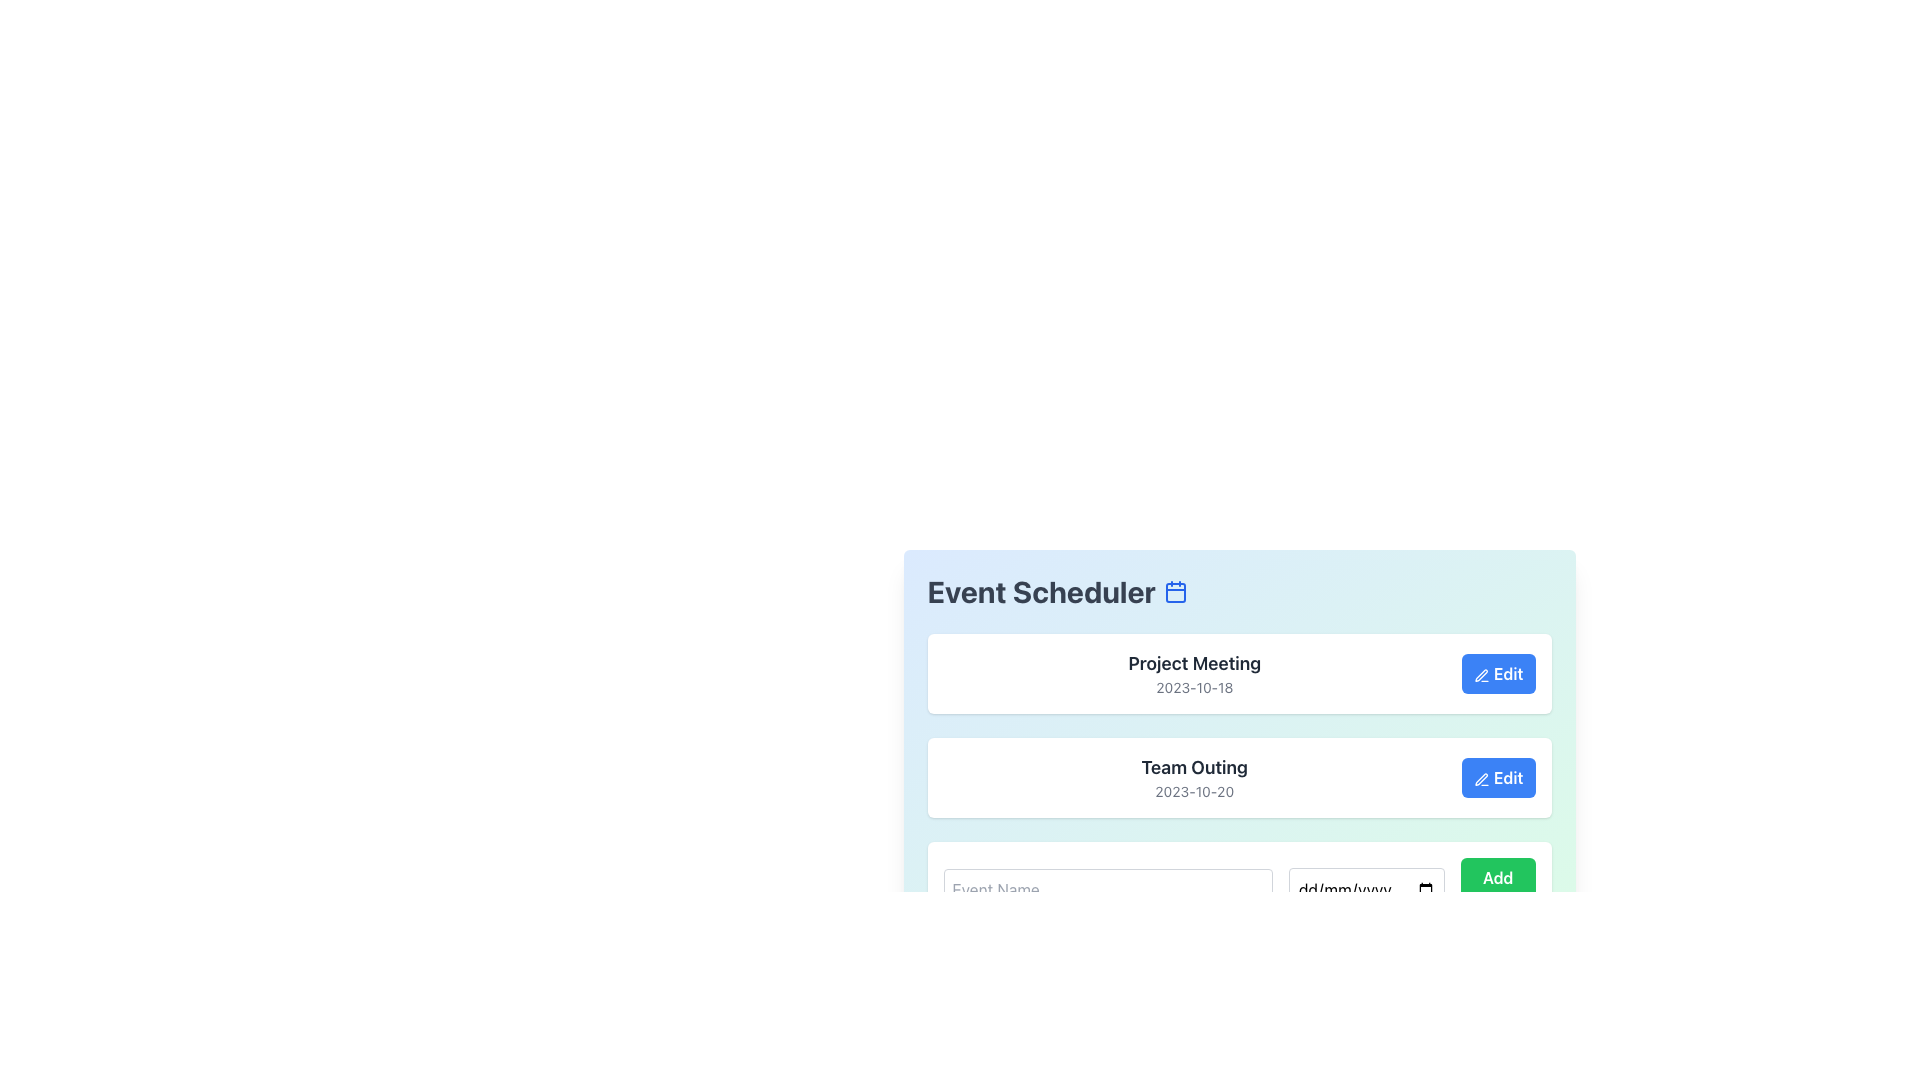 The height and width of the screenshot is (1080, 1920). Describe the element at coordinates (1194, 777) in the screenshot. I see `the static text element that displays 'Team Outing' in bold black font and '2023-10-20' in smaller gray font, which is part of the 'Event Scheduler' list` at that location.